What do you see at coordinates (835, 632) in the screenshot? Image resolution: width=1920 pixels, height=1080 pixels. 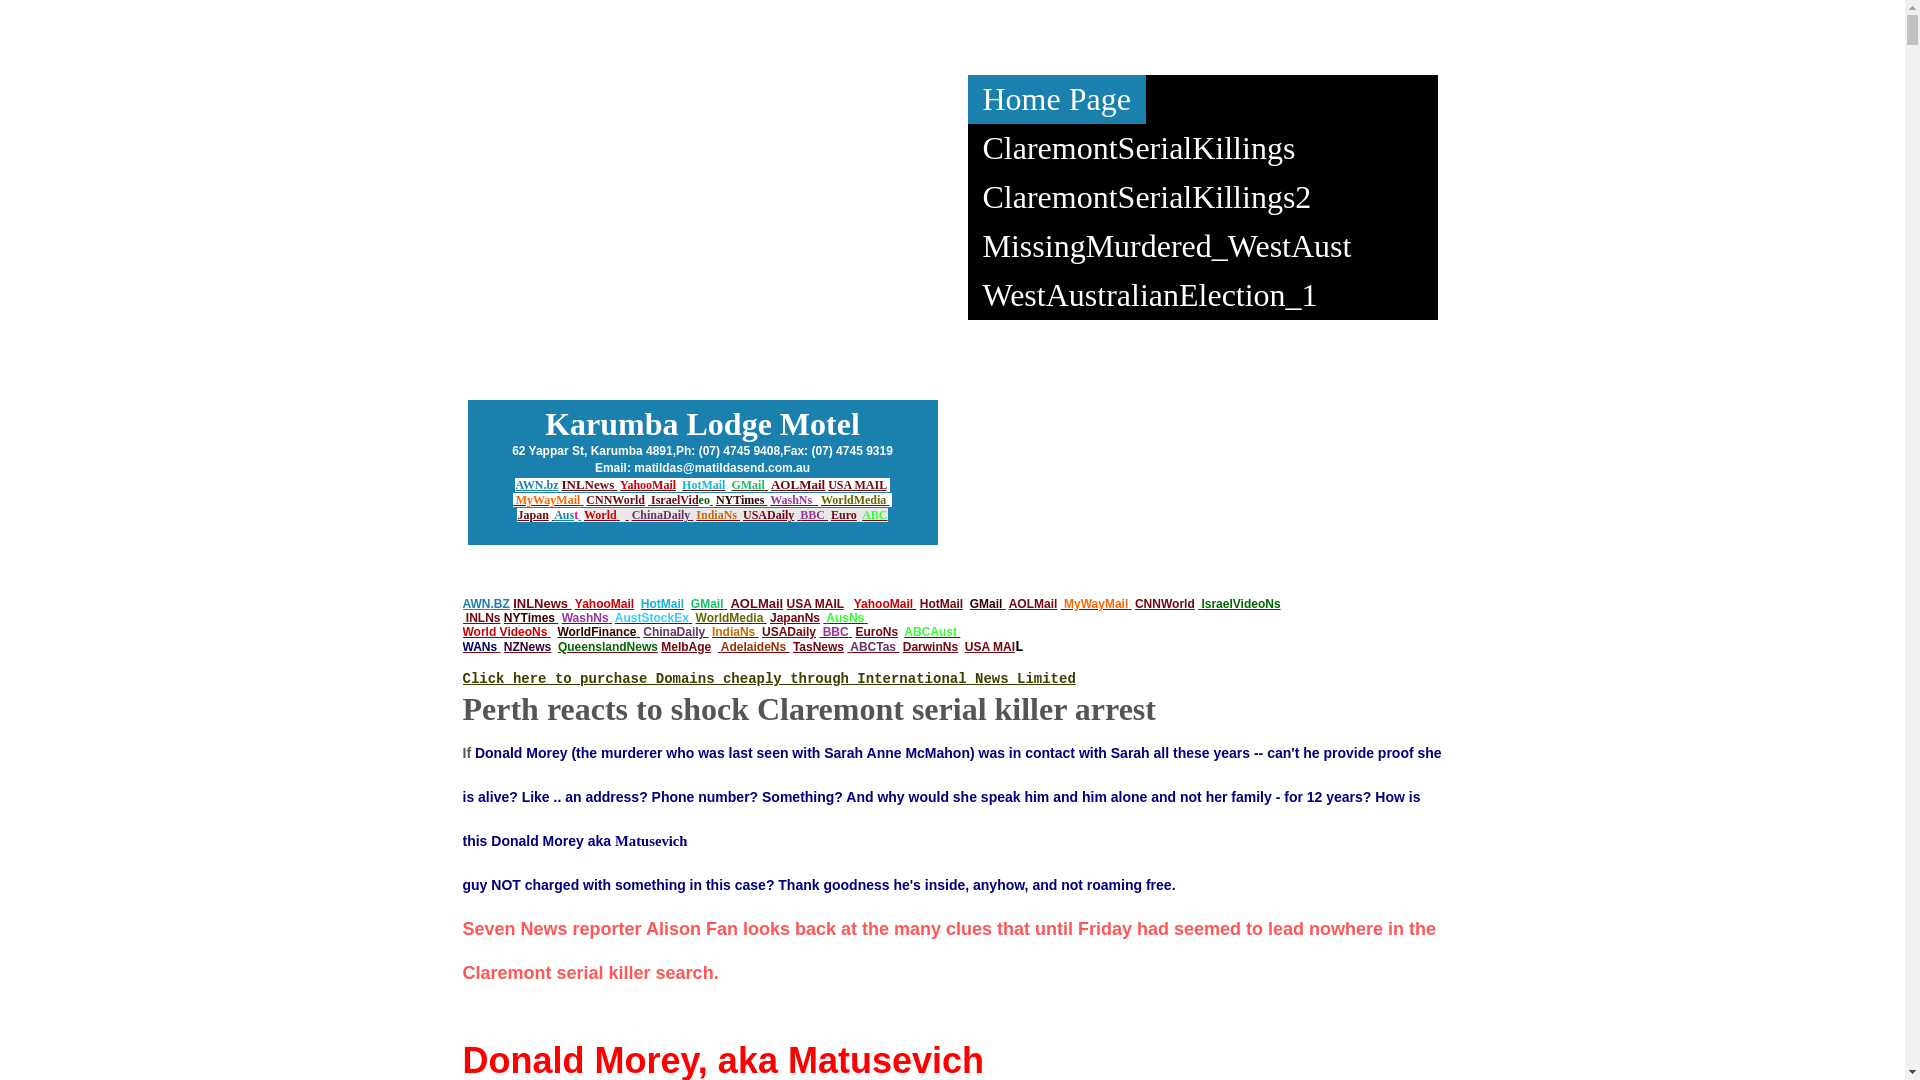 I see `'BBC'` at bounding box center [835, 632].